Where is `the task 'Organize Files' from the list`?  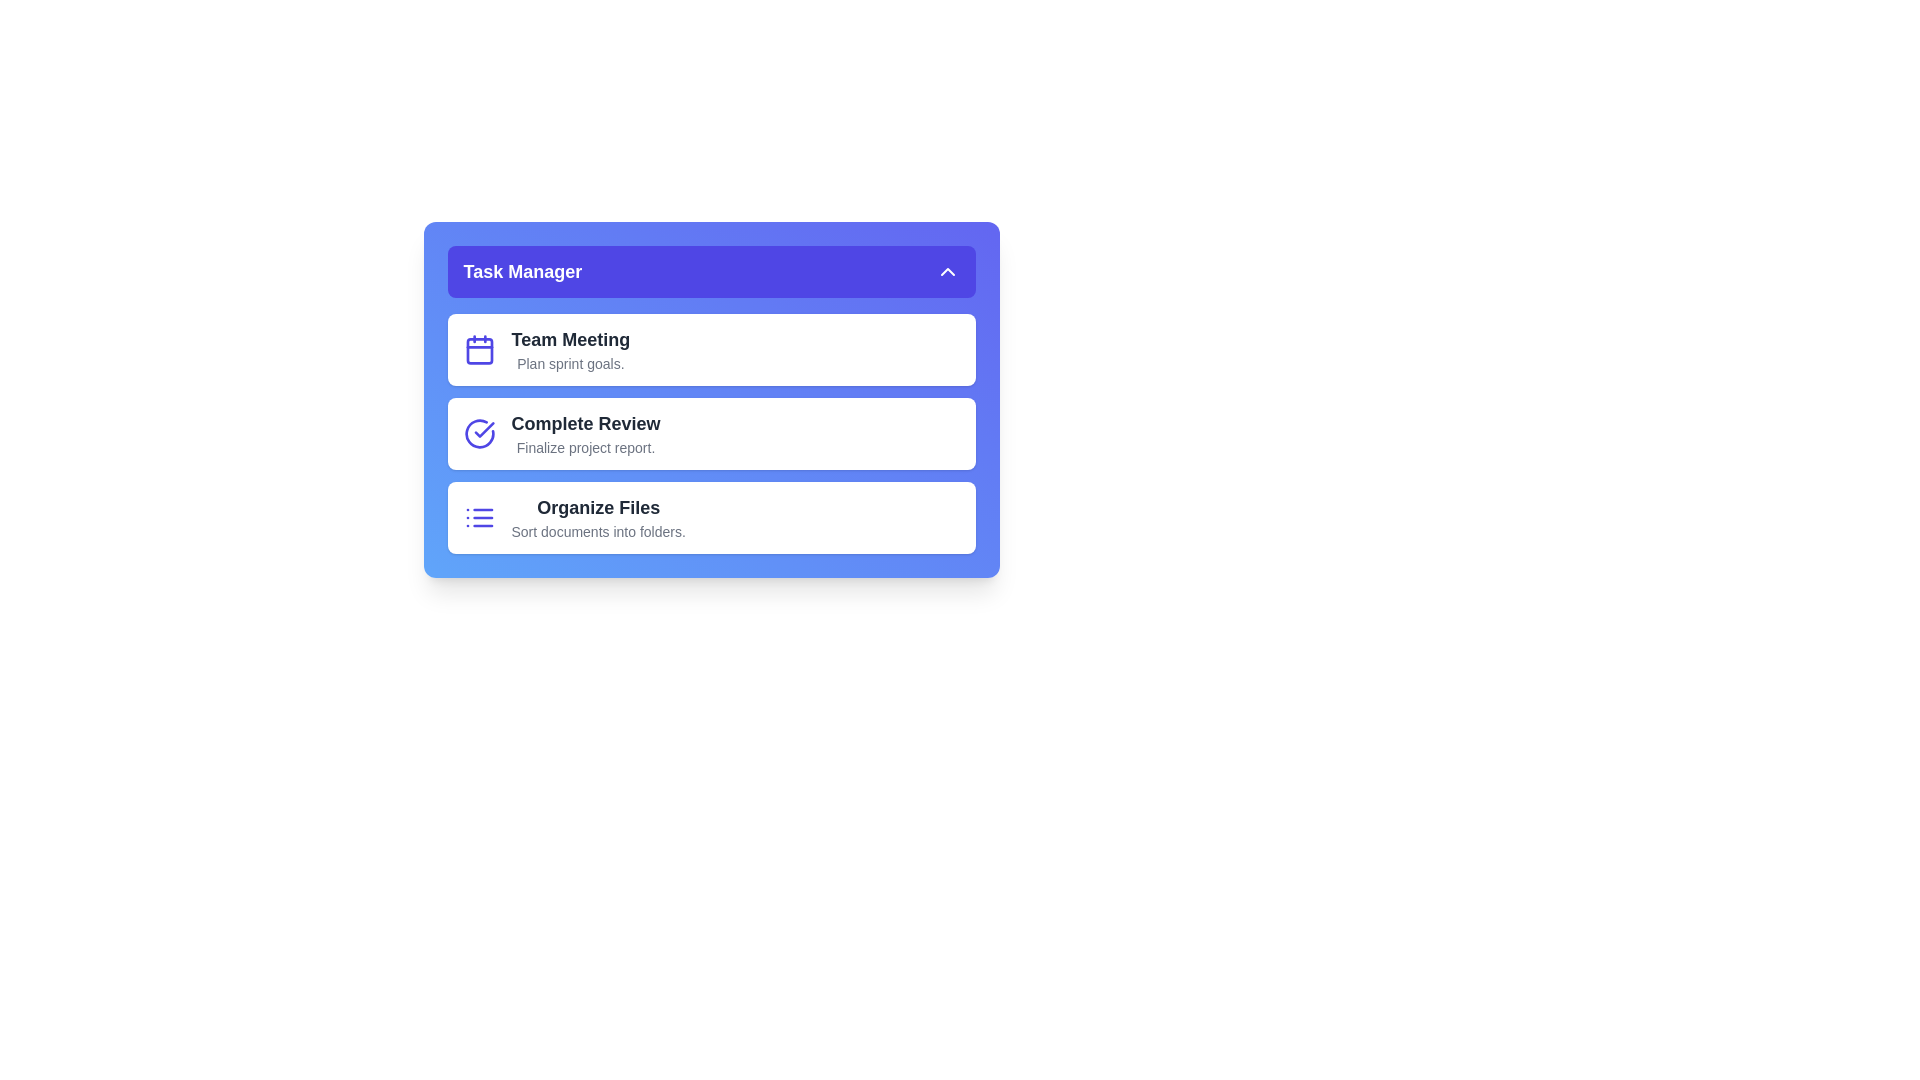
the task 'Organize Files' from the list is located at coordinates (711, 516).